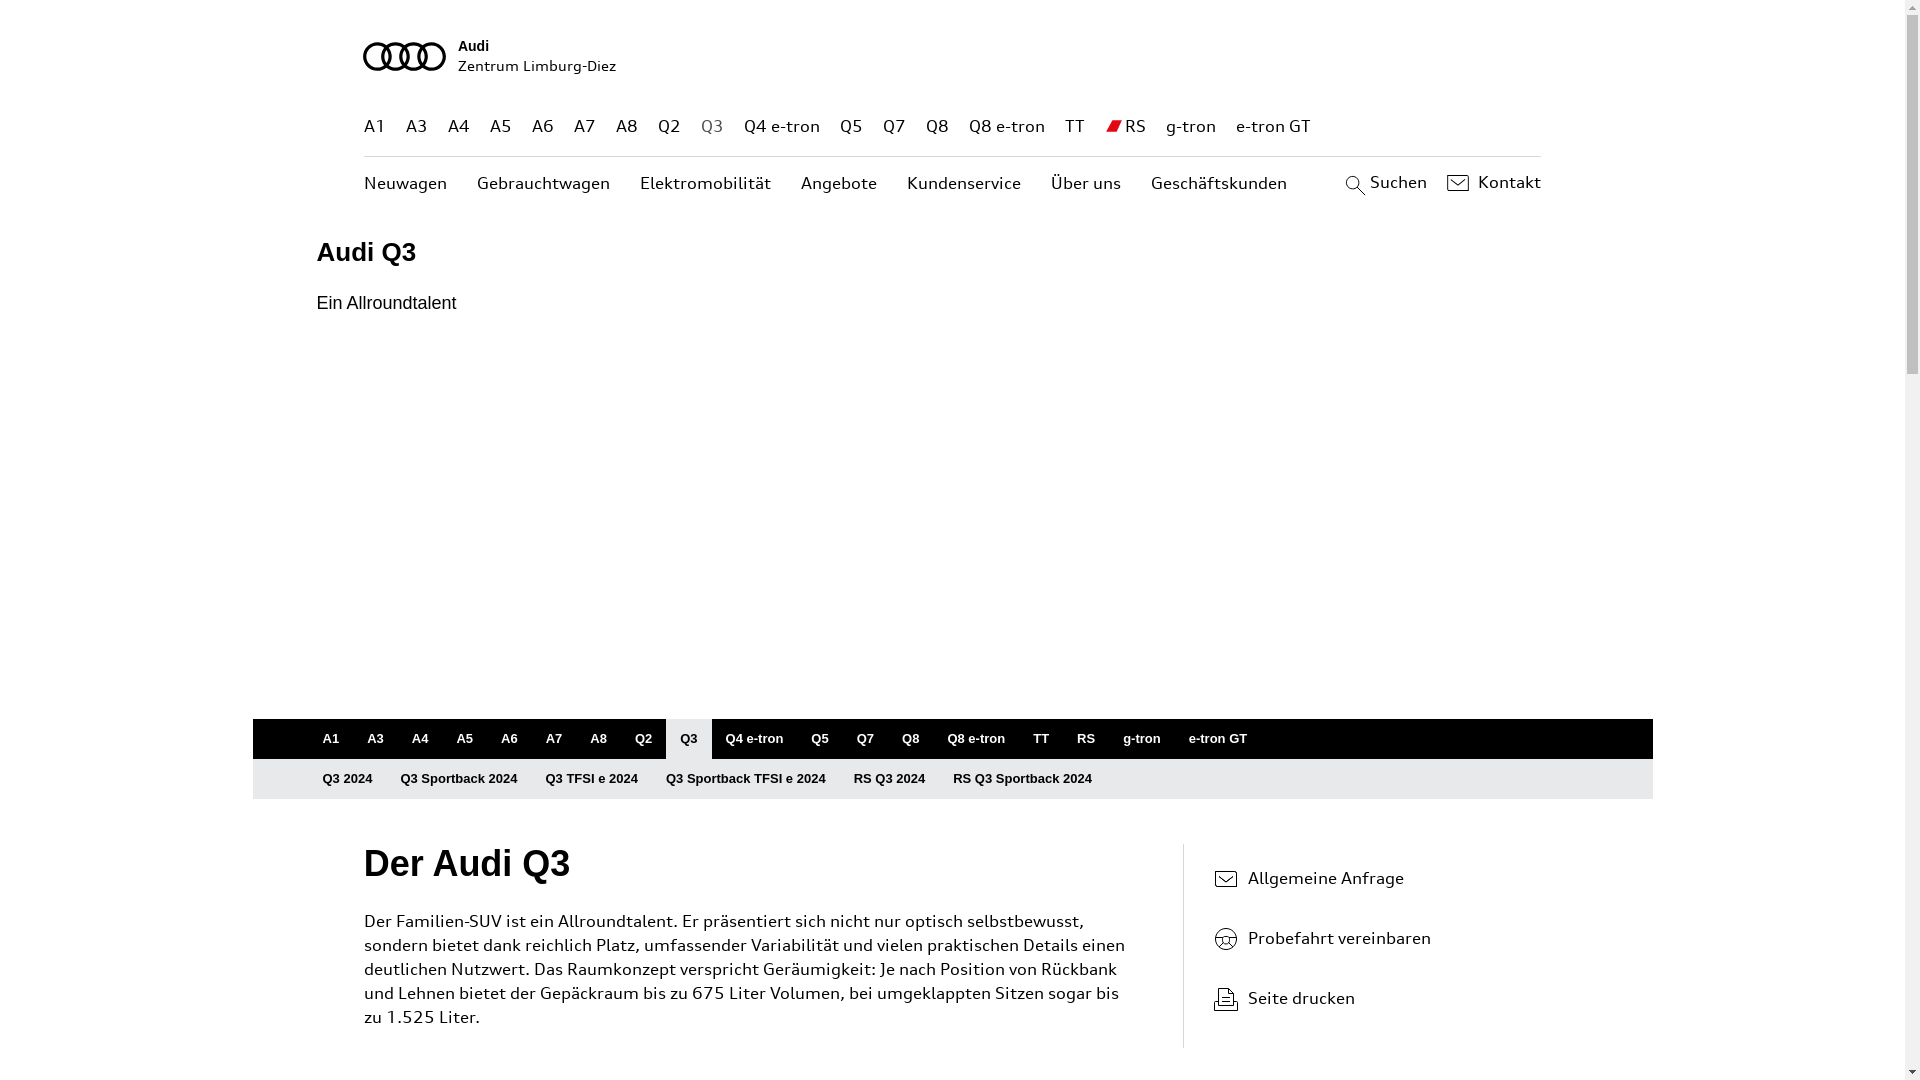 This screenshot has width=1920, height=1080. What do you see at coordinates (1491, 182) in the screenshot?
I see `'Kontakt'` at bounding box center [1491, 182].